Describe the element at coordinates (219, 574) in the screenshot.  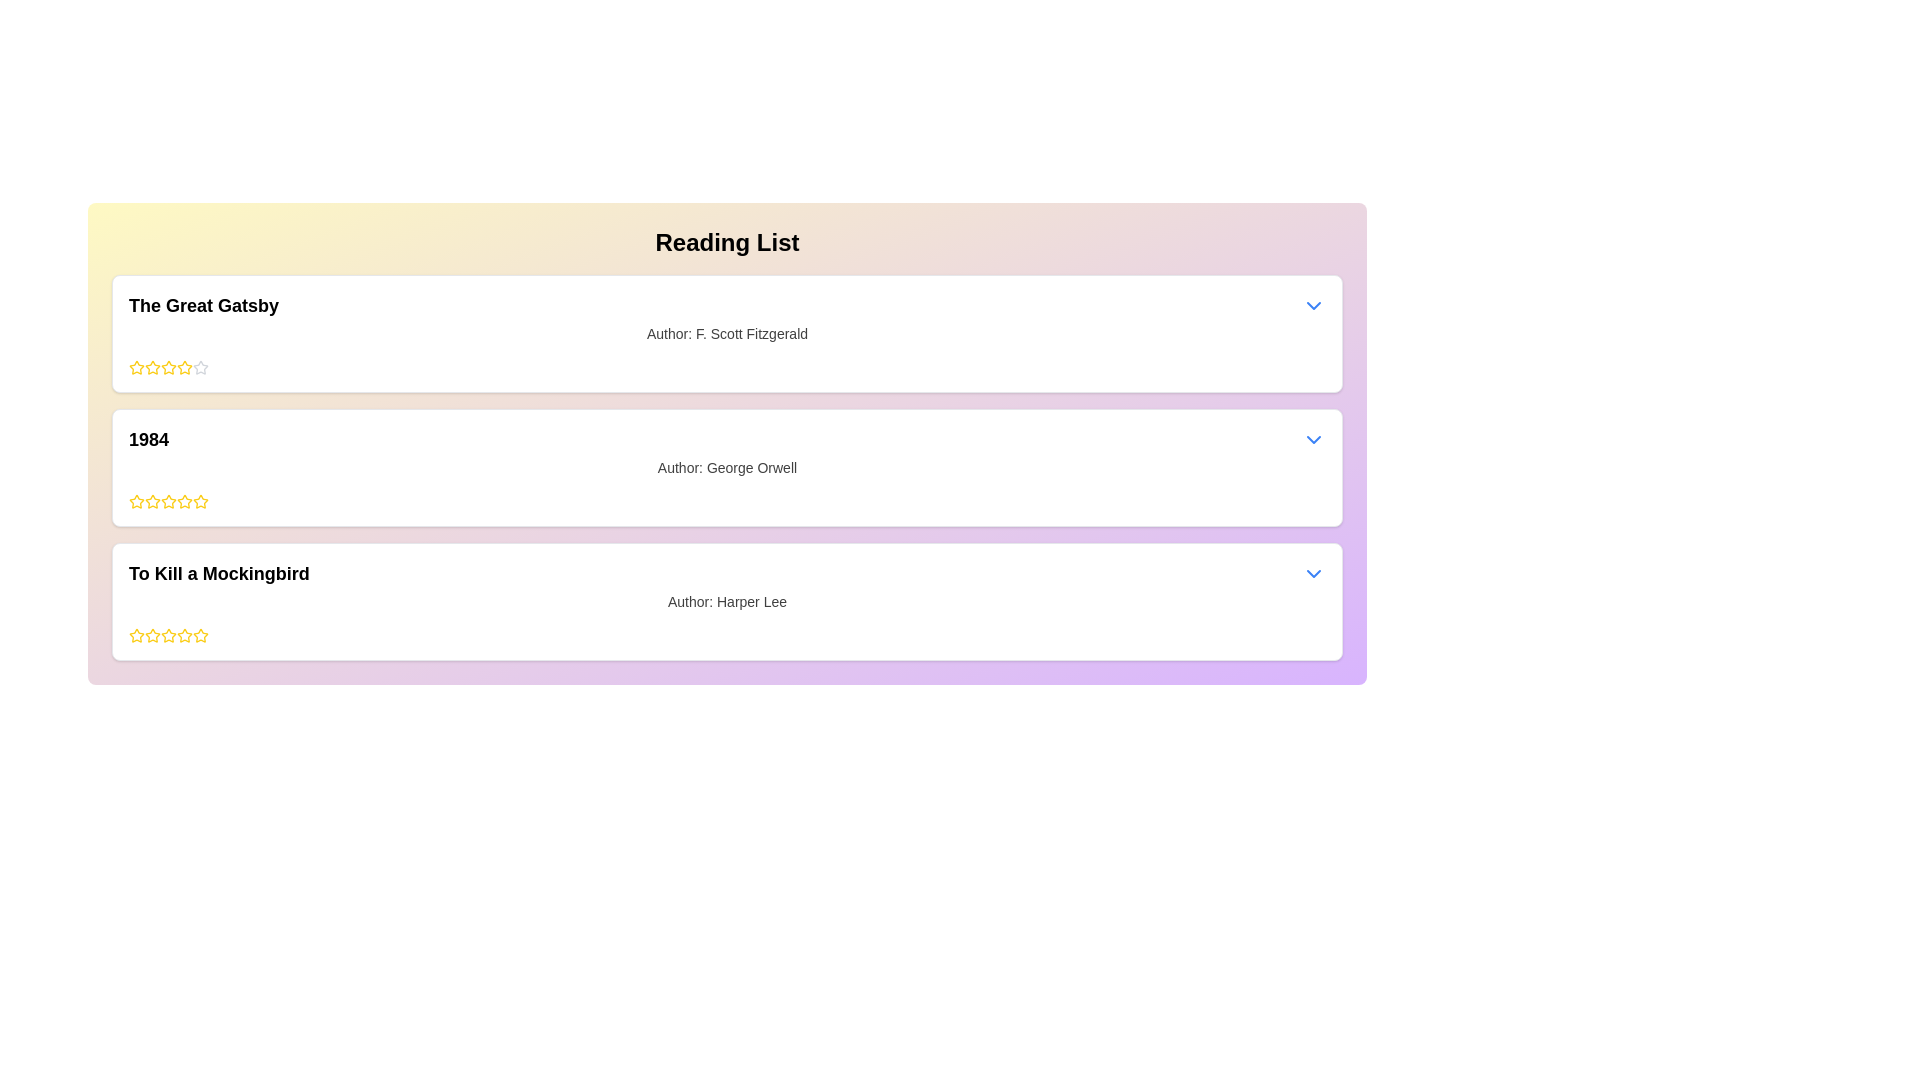
I see `the text label that serves as a heading or title for the corresponding book entry in the third section of the reading list, located on the left side before the author's name and dropdown arrow` at that location.